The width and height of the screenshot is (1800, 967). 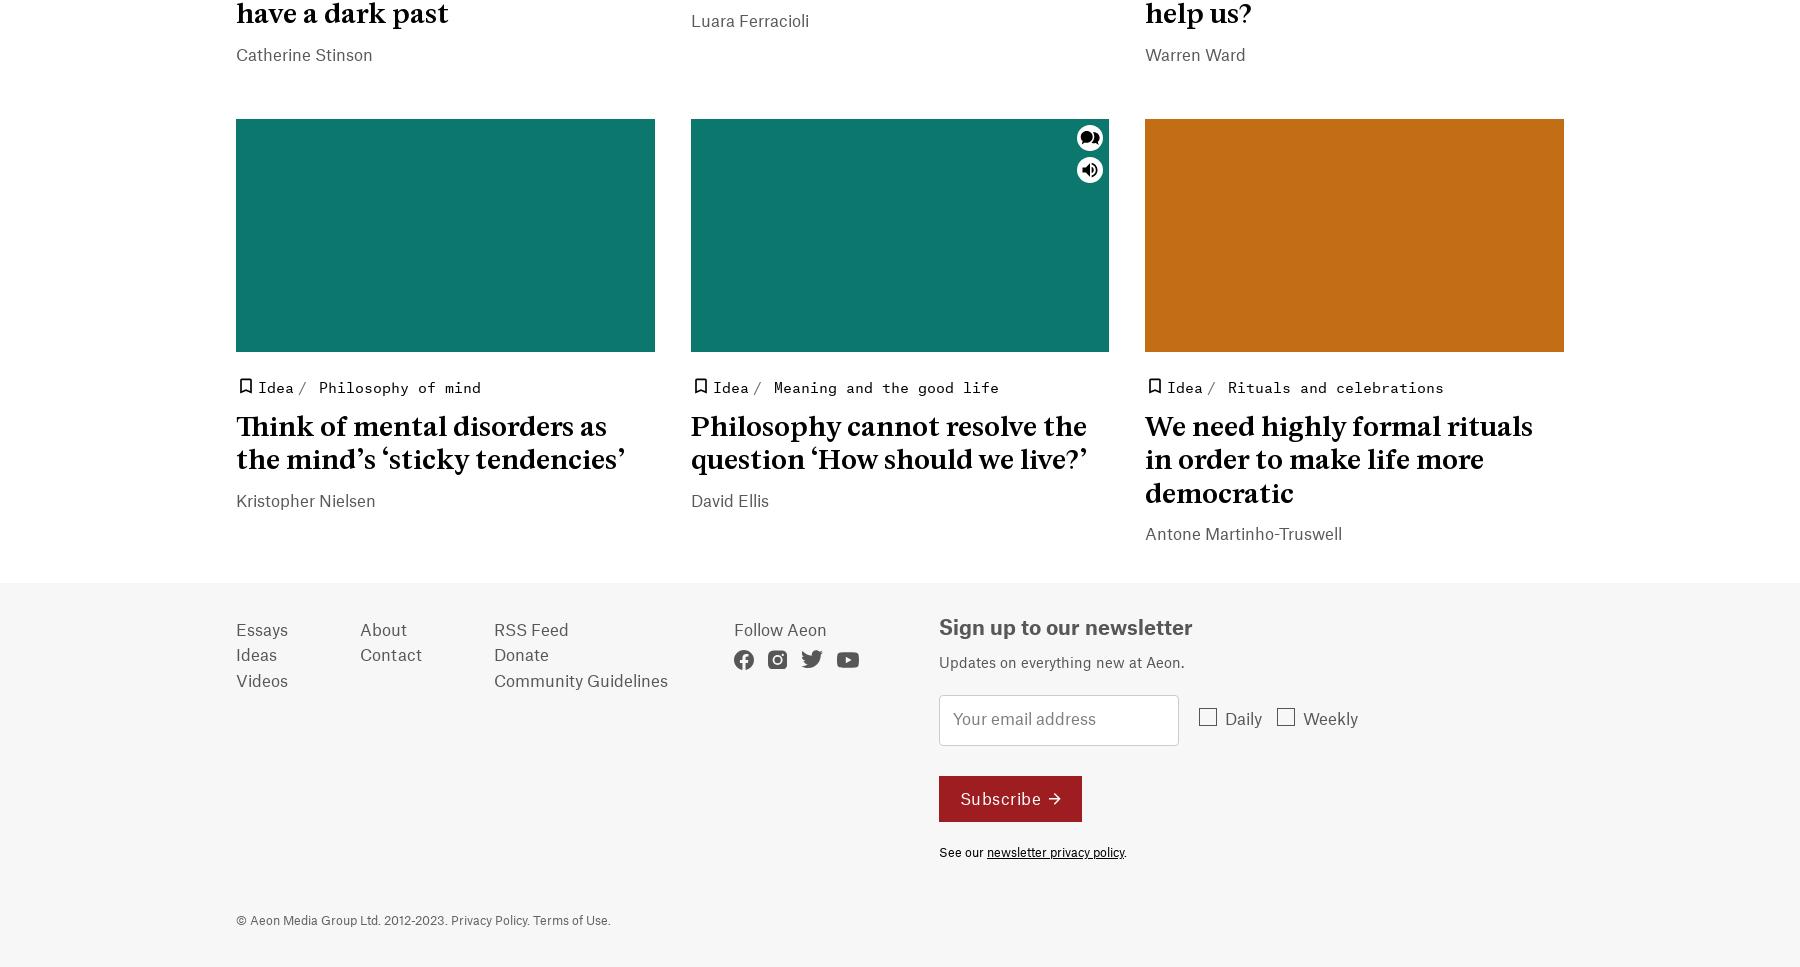 What do you see at coordinates (261, 680) in the screenshot?
I see `'Videos'` at bounding box center [261, 680].